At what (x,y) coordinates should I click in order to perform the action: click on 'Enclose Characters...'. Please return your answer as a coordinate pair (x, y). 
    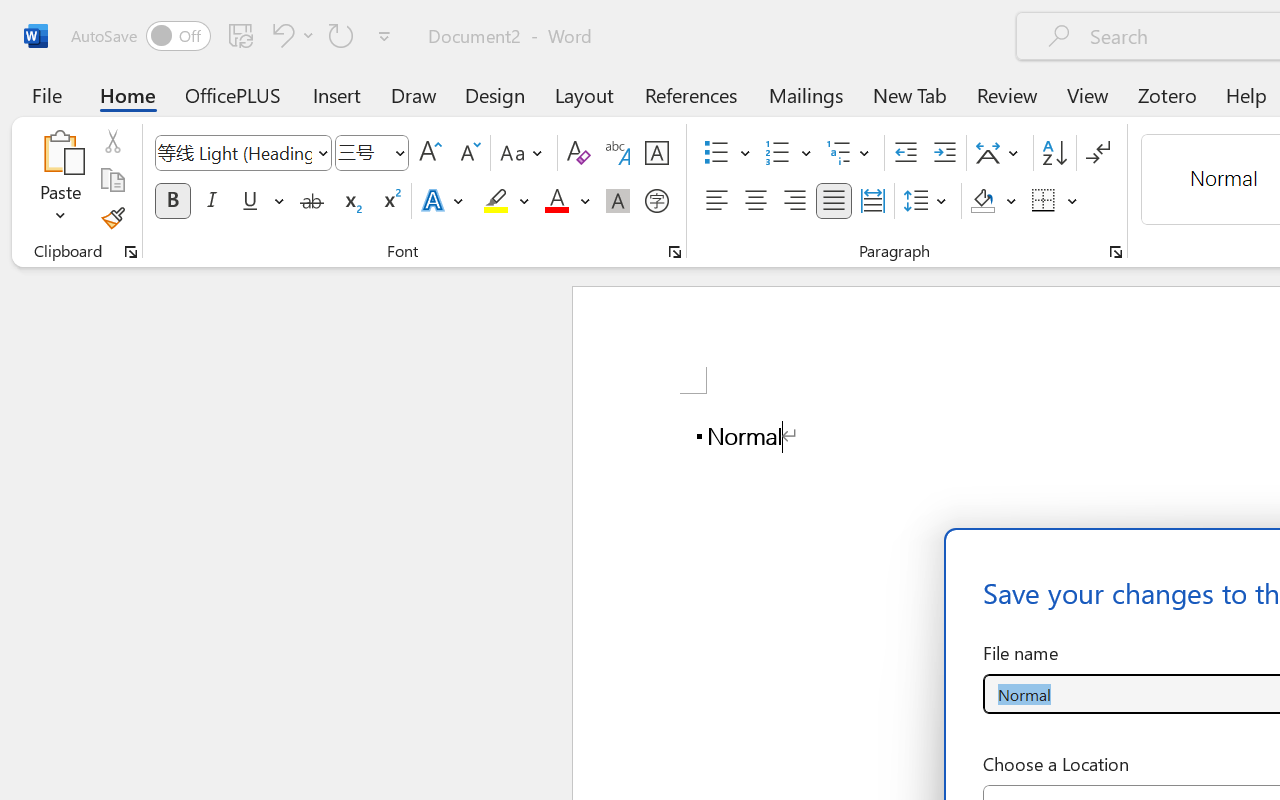
    Looking at the image, I should click on (656, 201).